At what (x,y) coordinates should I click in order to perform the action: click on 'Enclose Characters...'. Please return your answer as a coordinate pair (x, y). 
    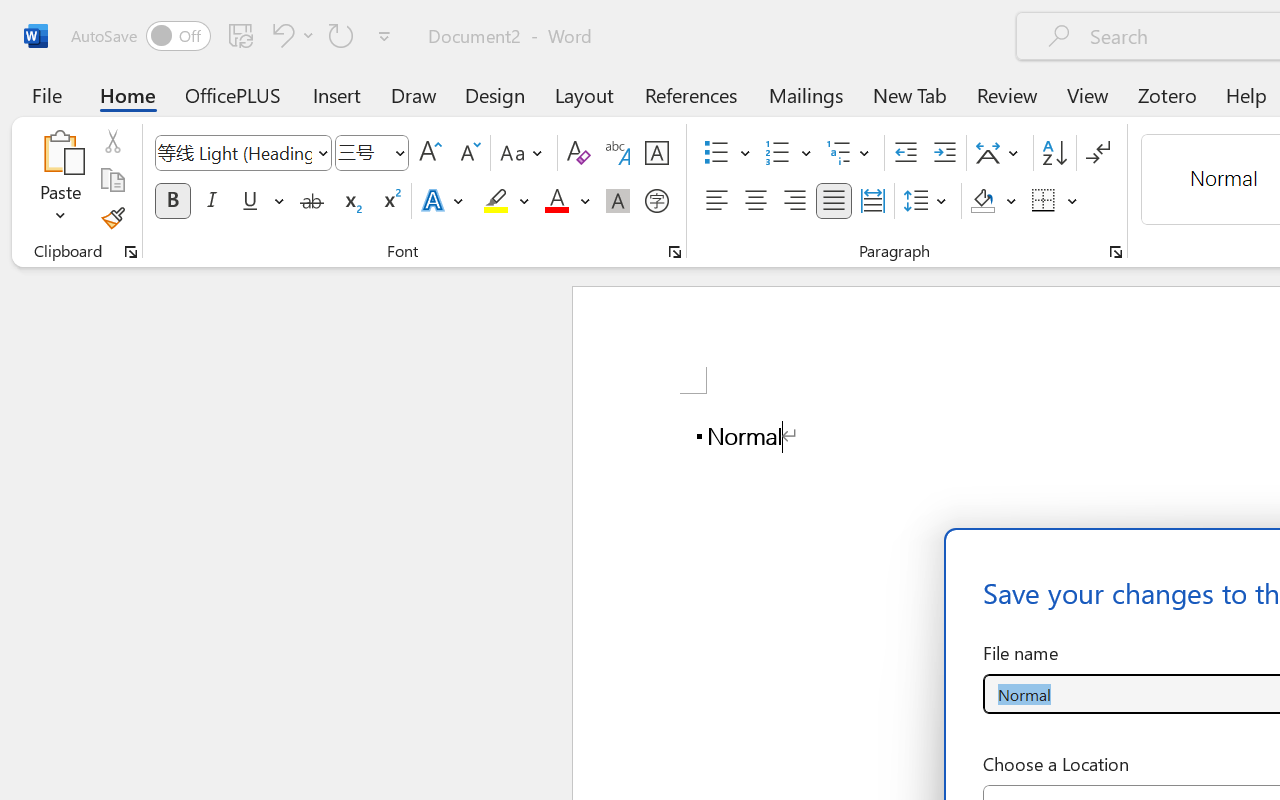
    Looking at the image, I should click on (656, 201).